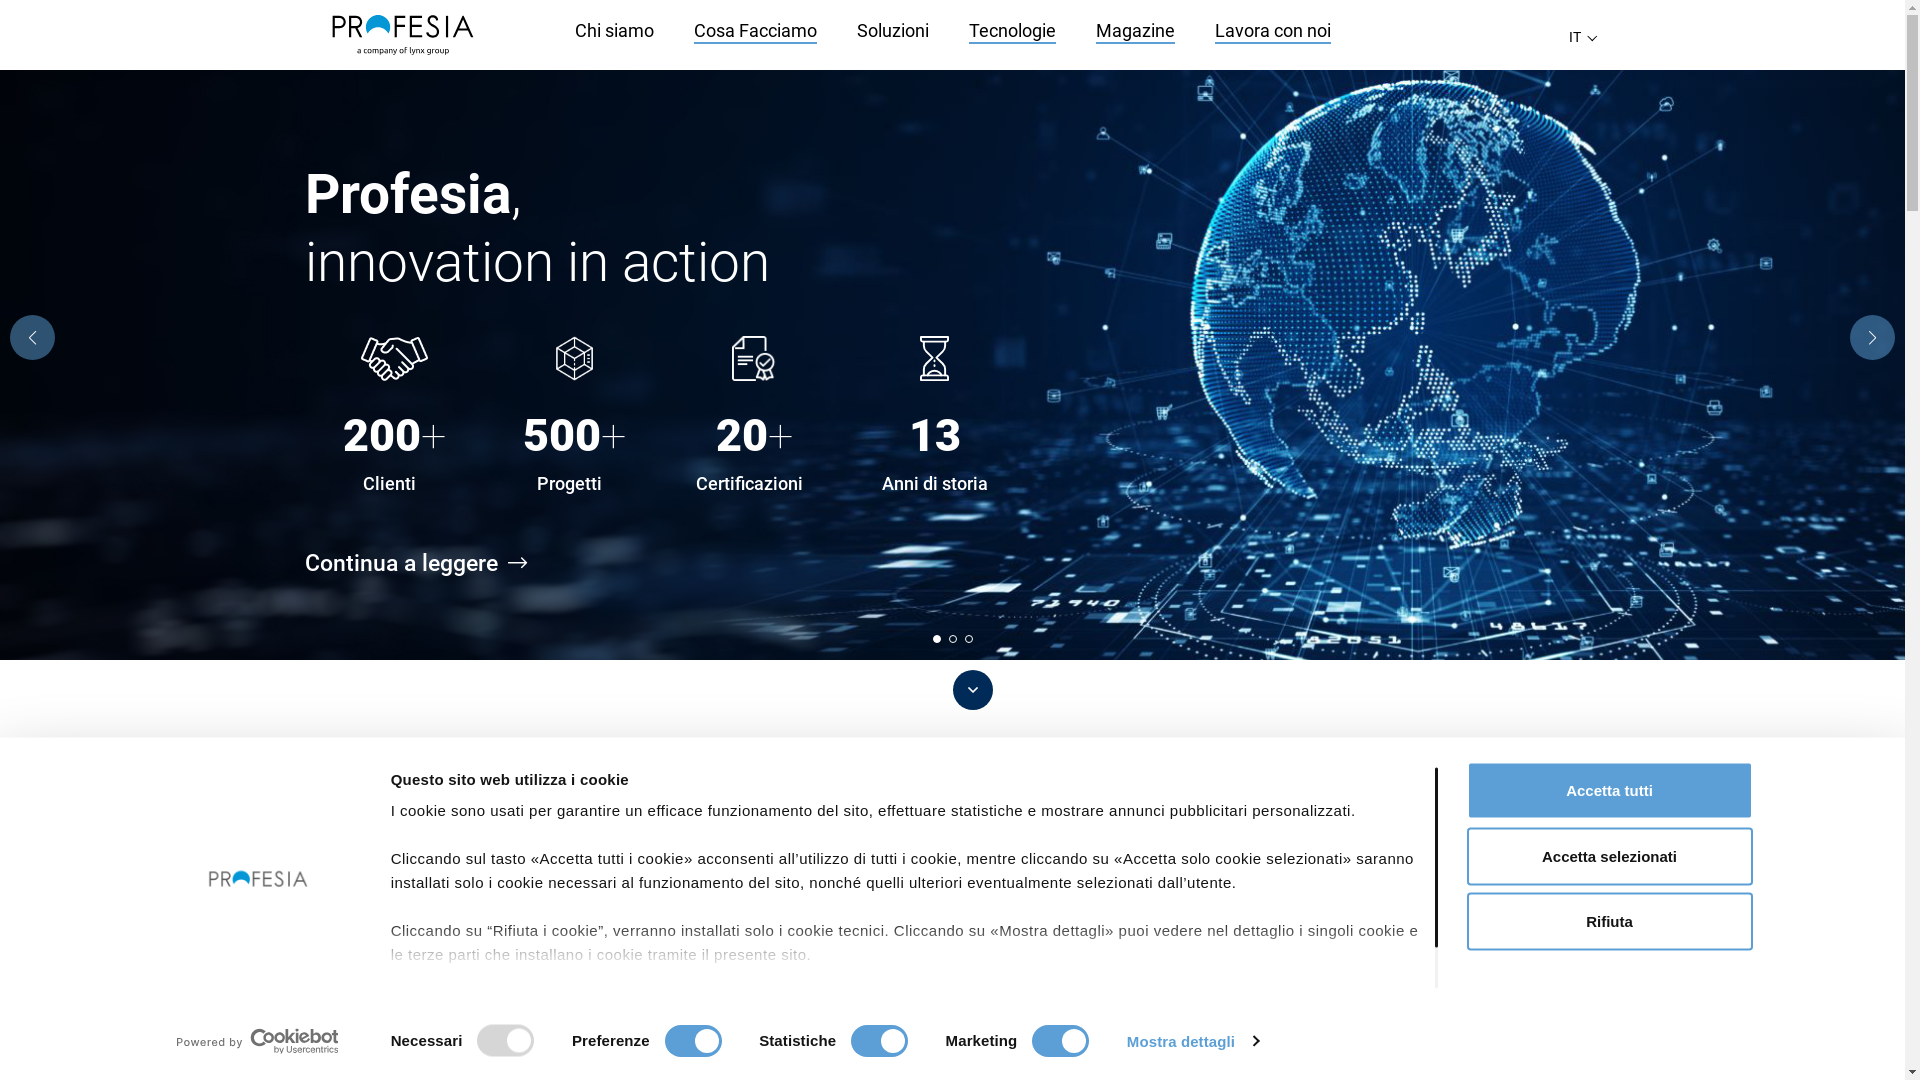 The image size is (1920, 1080). I want to click on 'Rifiuta', so click(1465, 921).